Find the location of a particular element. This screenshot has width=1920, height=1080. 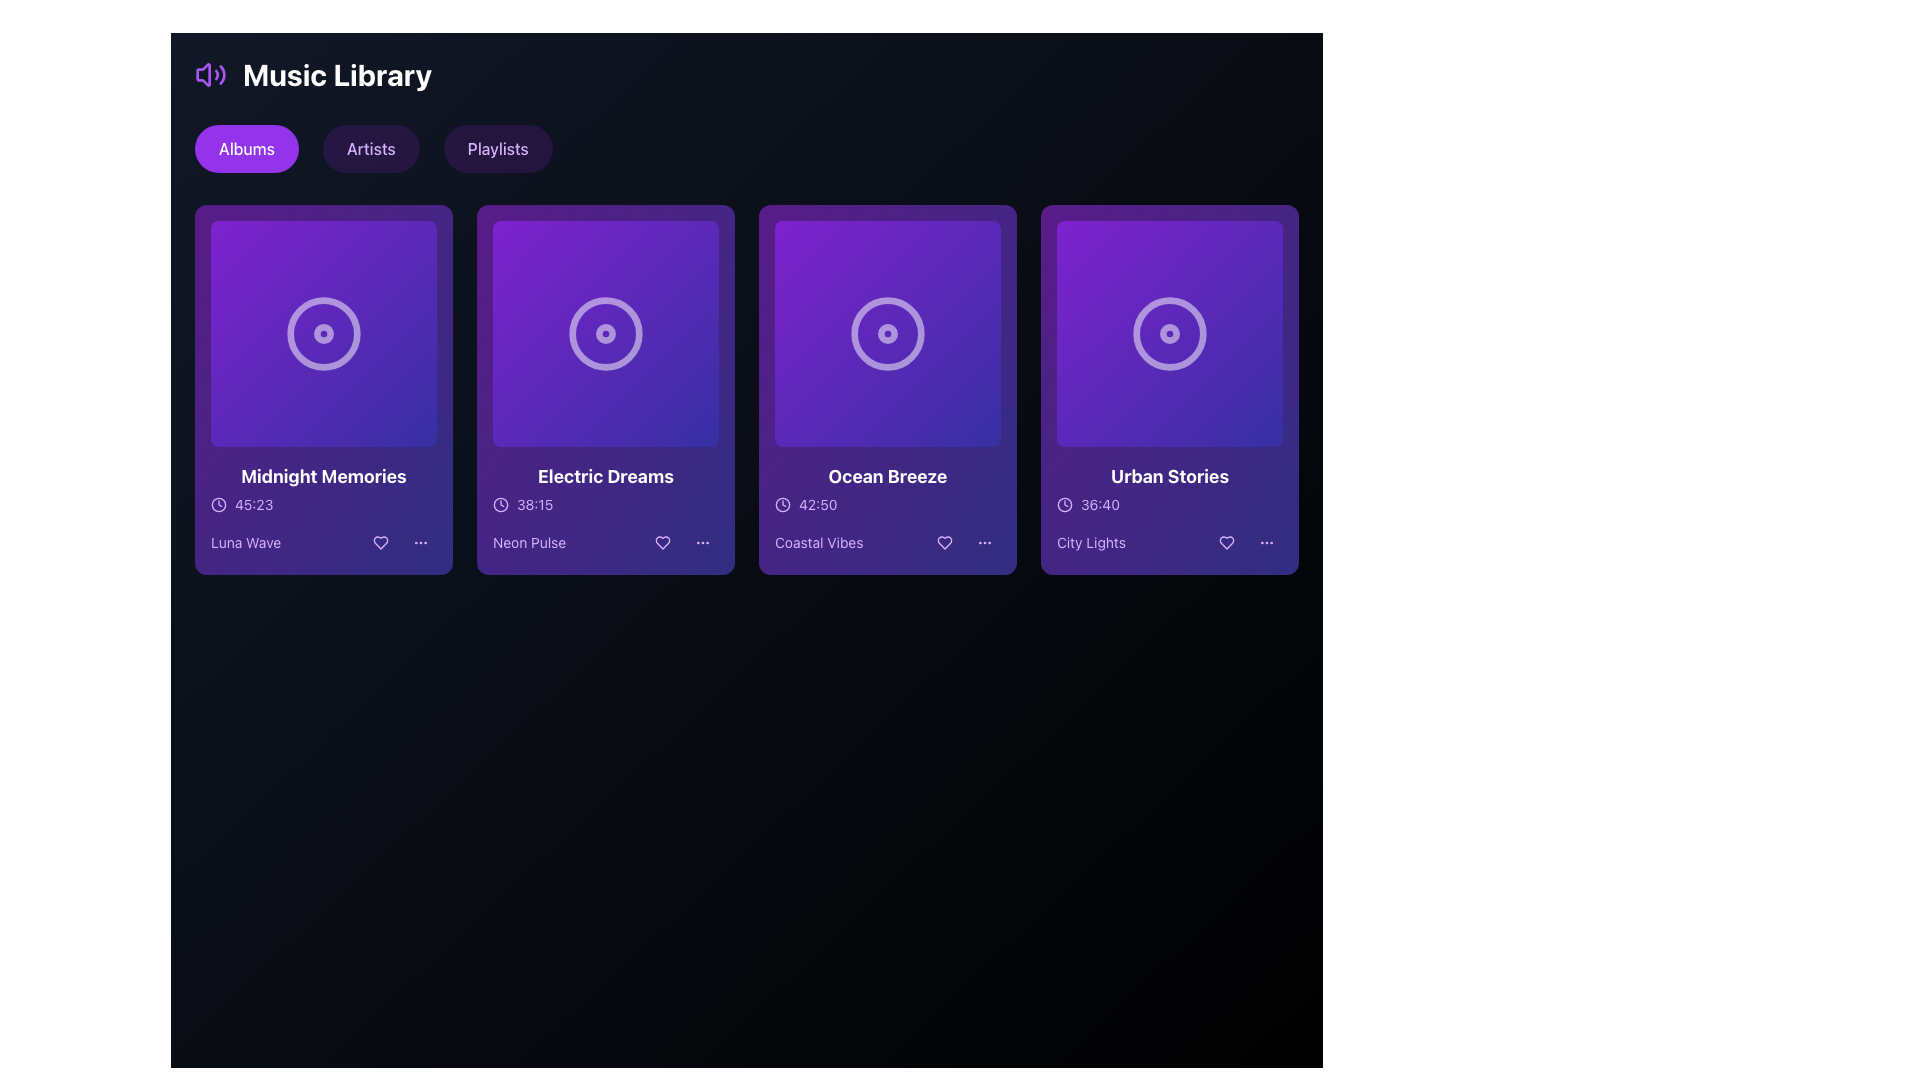

the Text Label that serves as the title of the media item in the third card of the Music Library interface, located above the duration text '42:50' is located at coordinates (887, 477).